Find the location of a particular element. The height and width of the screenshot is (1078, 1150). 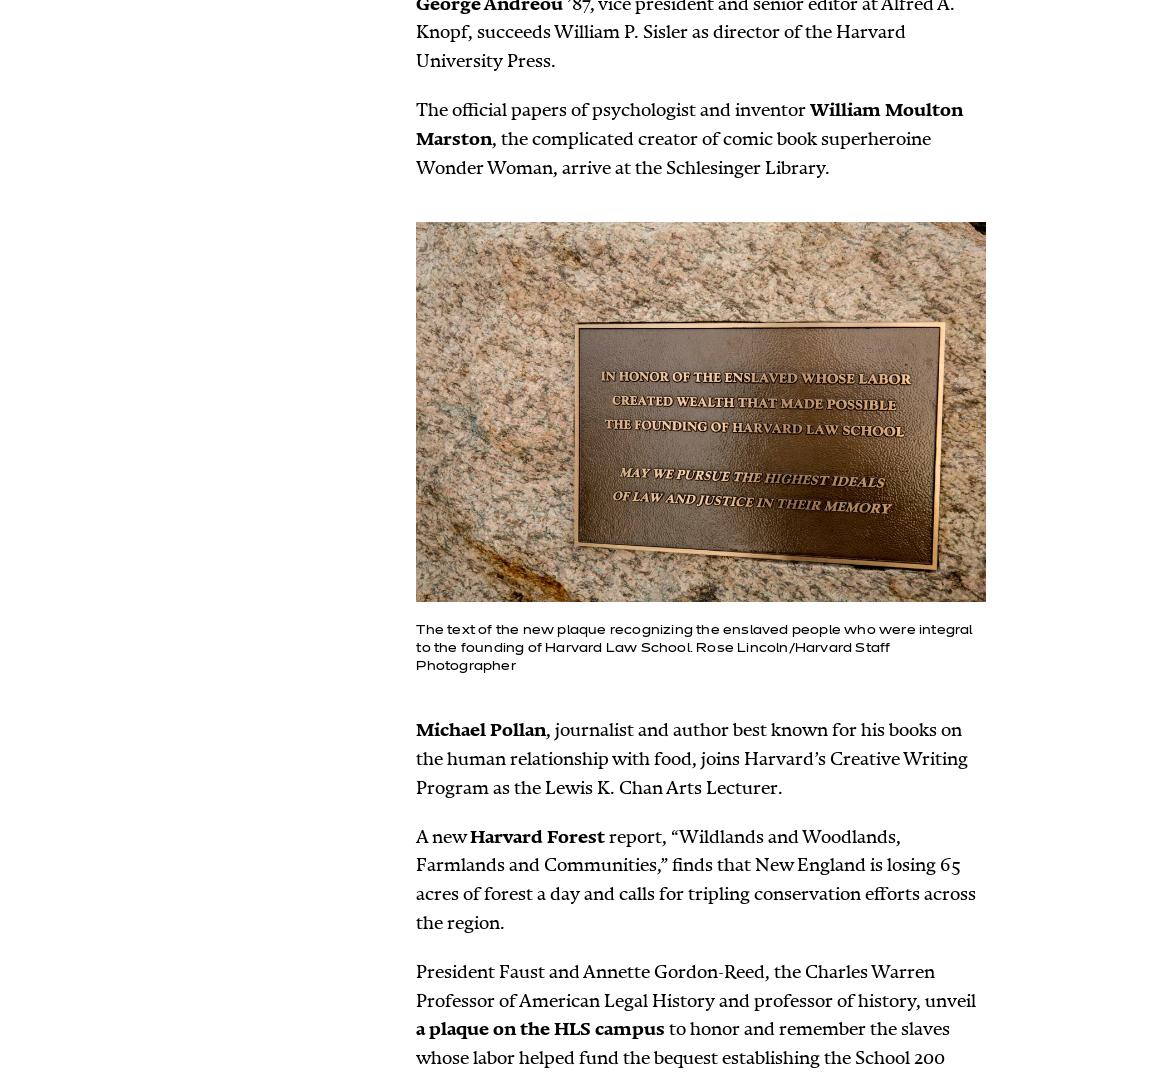

', the complicated creator of comic book superheroine Wonder Woman, arrive at the Schlesinger Library.' is located at coordinates (415, 152).